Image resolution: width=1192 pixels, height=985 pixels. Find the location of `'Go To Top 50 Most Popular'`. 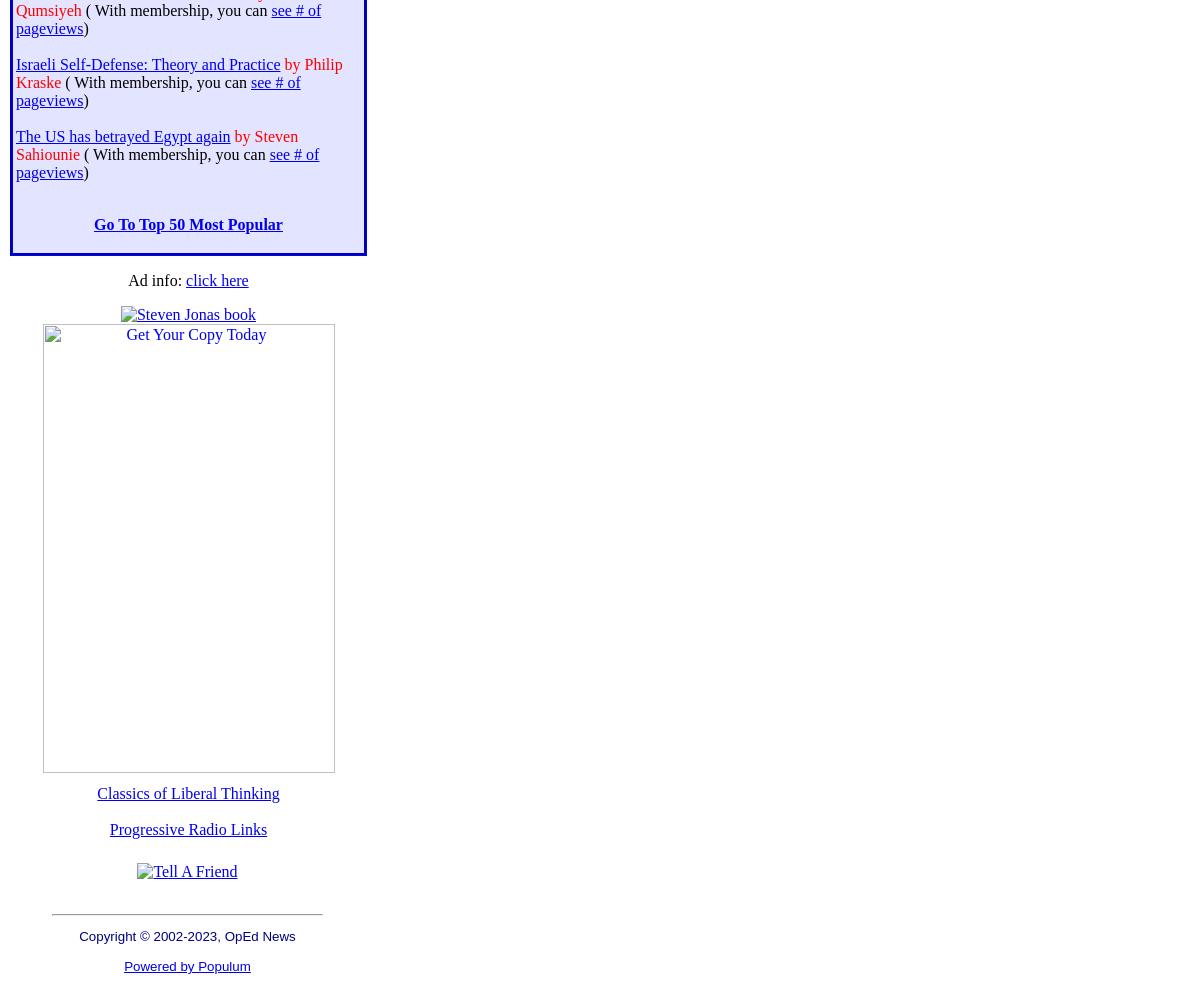

'Go To Top 50 Most Popular' is located at coordinates (186, 223).